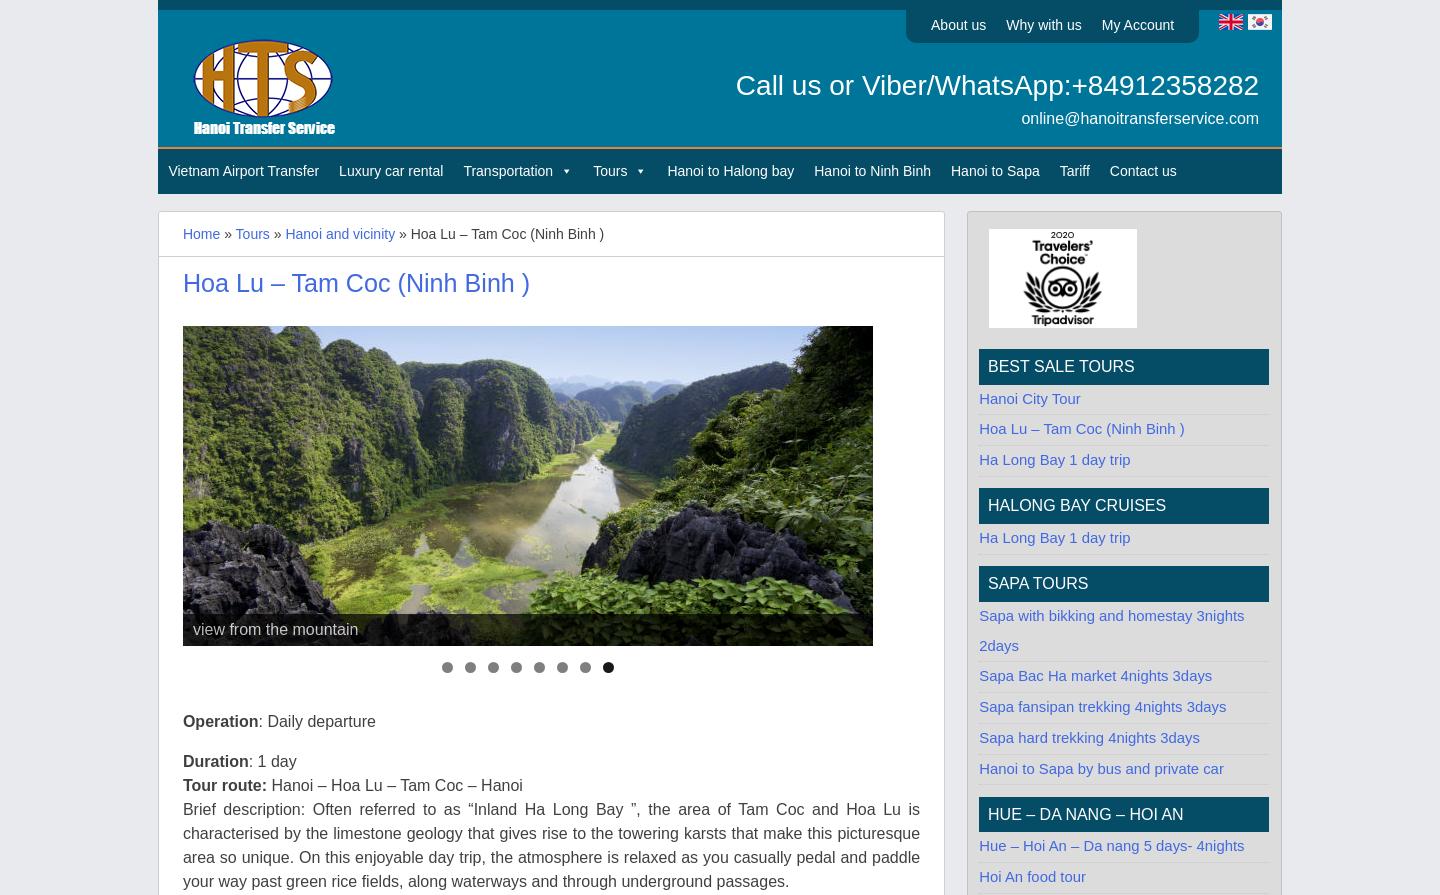 The height and width of the screenshot is (895, 1440). What do you see at coordinates (813, 254) in the screenshot?
I see `'Hoi An Tours'` at bounding box center [813, 254].